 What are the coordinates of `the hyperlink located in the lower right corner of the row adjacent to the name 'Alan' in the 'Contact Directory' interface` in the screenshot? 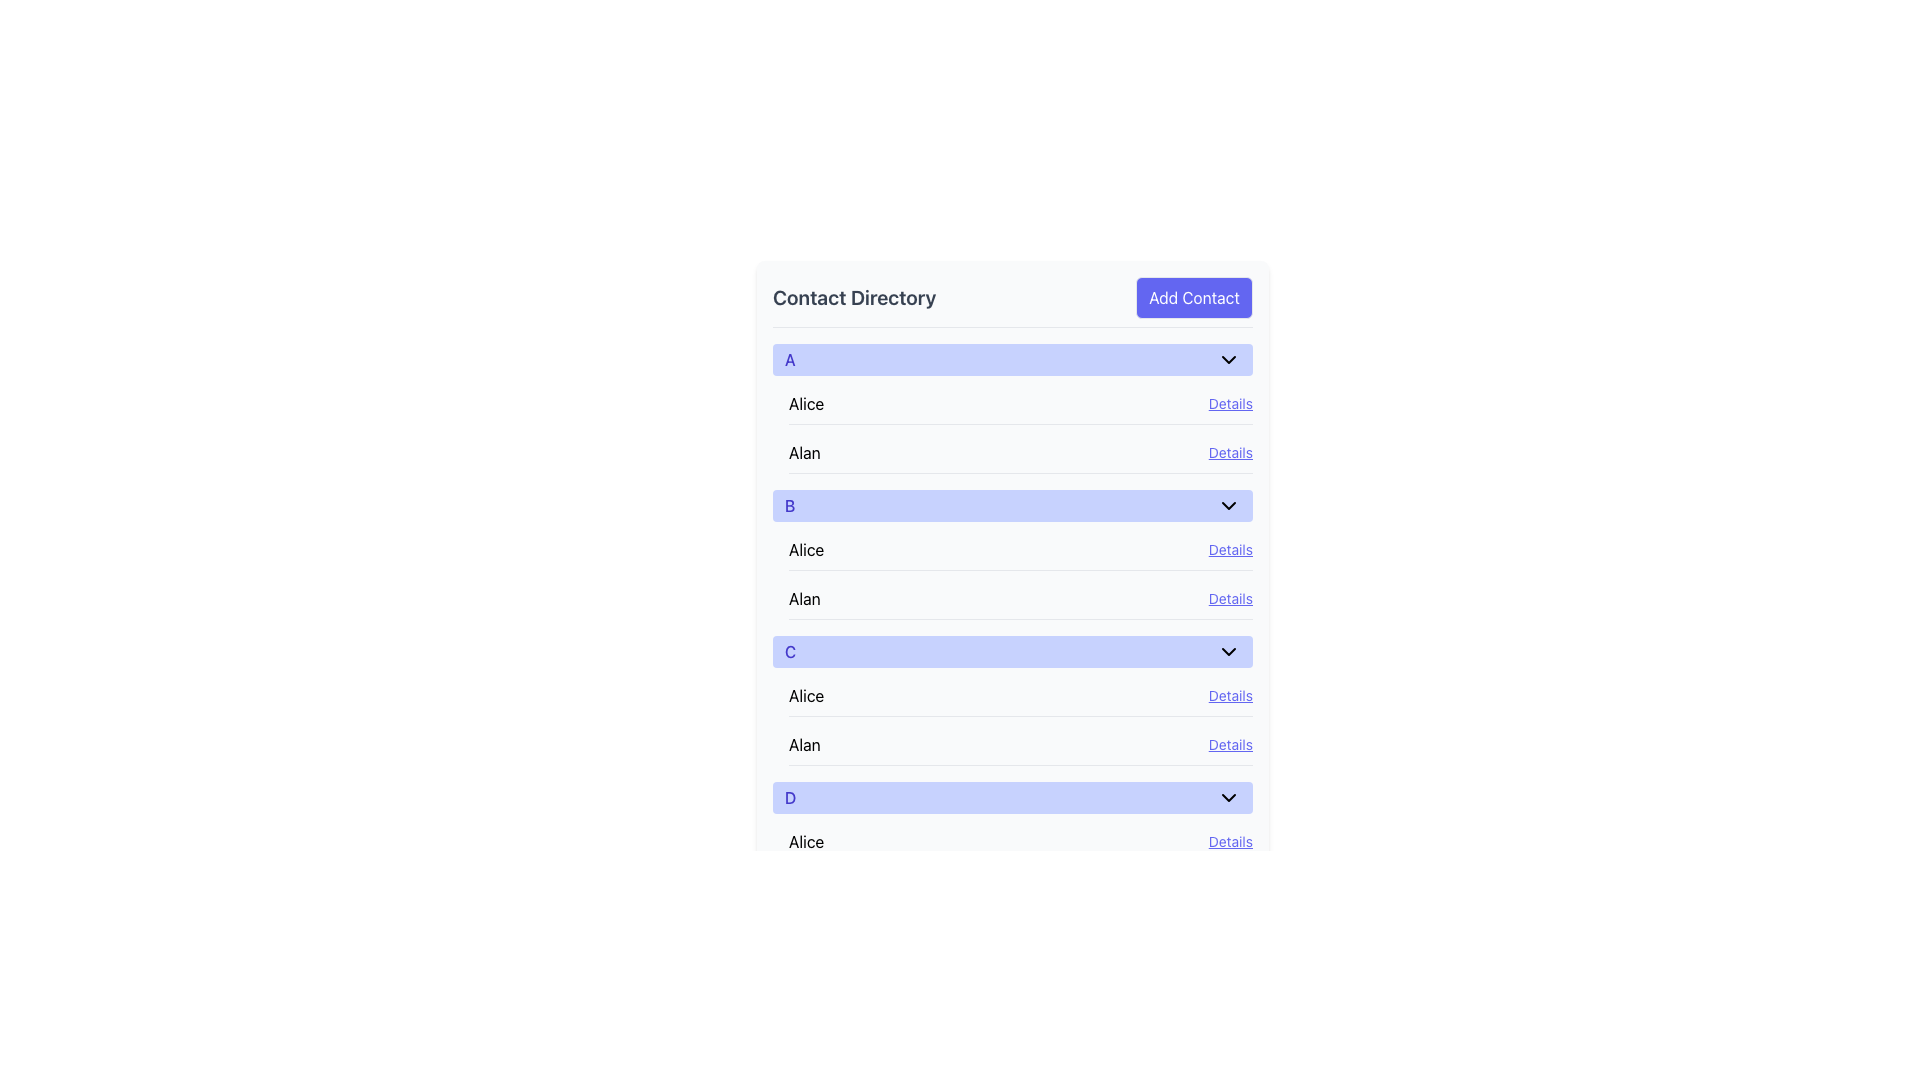 It's located at (1228, 597).